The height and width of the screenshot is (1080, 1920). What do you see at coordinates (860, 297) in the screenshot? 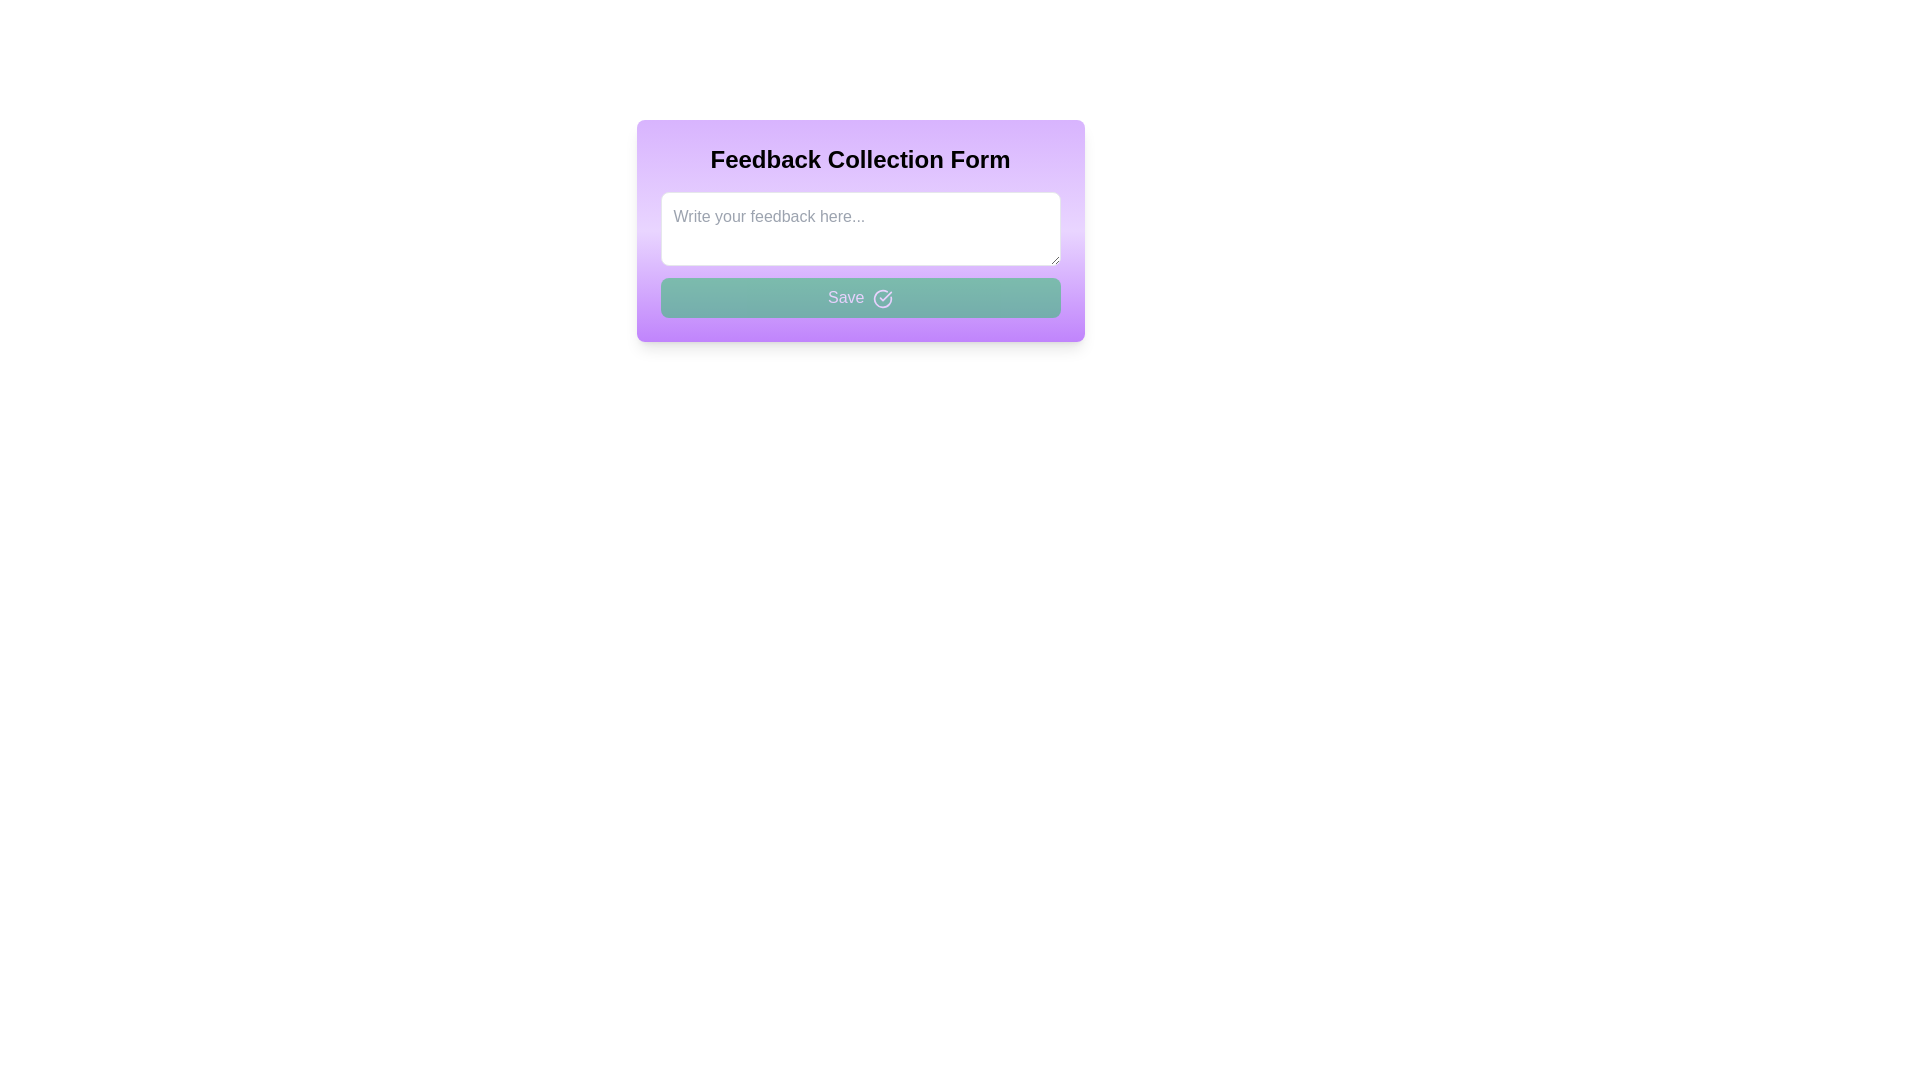
I see `the 'Save' button, which is a horizontally elongated button with a green background and white text, located below the feedback text input box` at bounding box center [860, 297].